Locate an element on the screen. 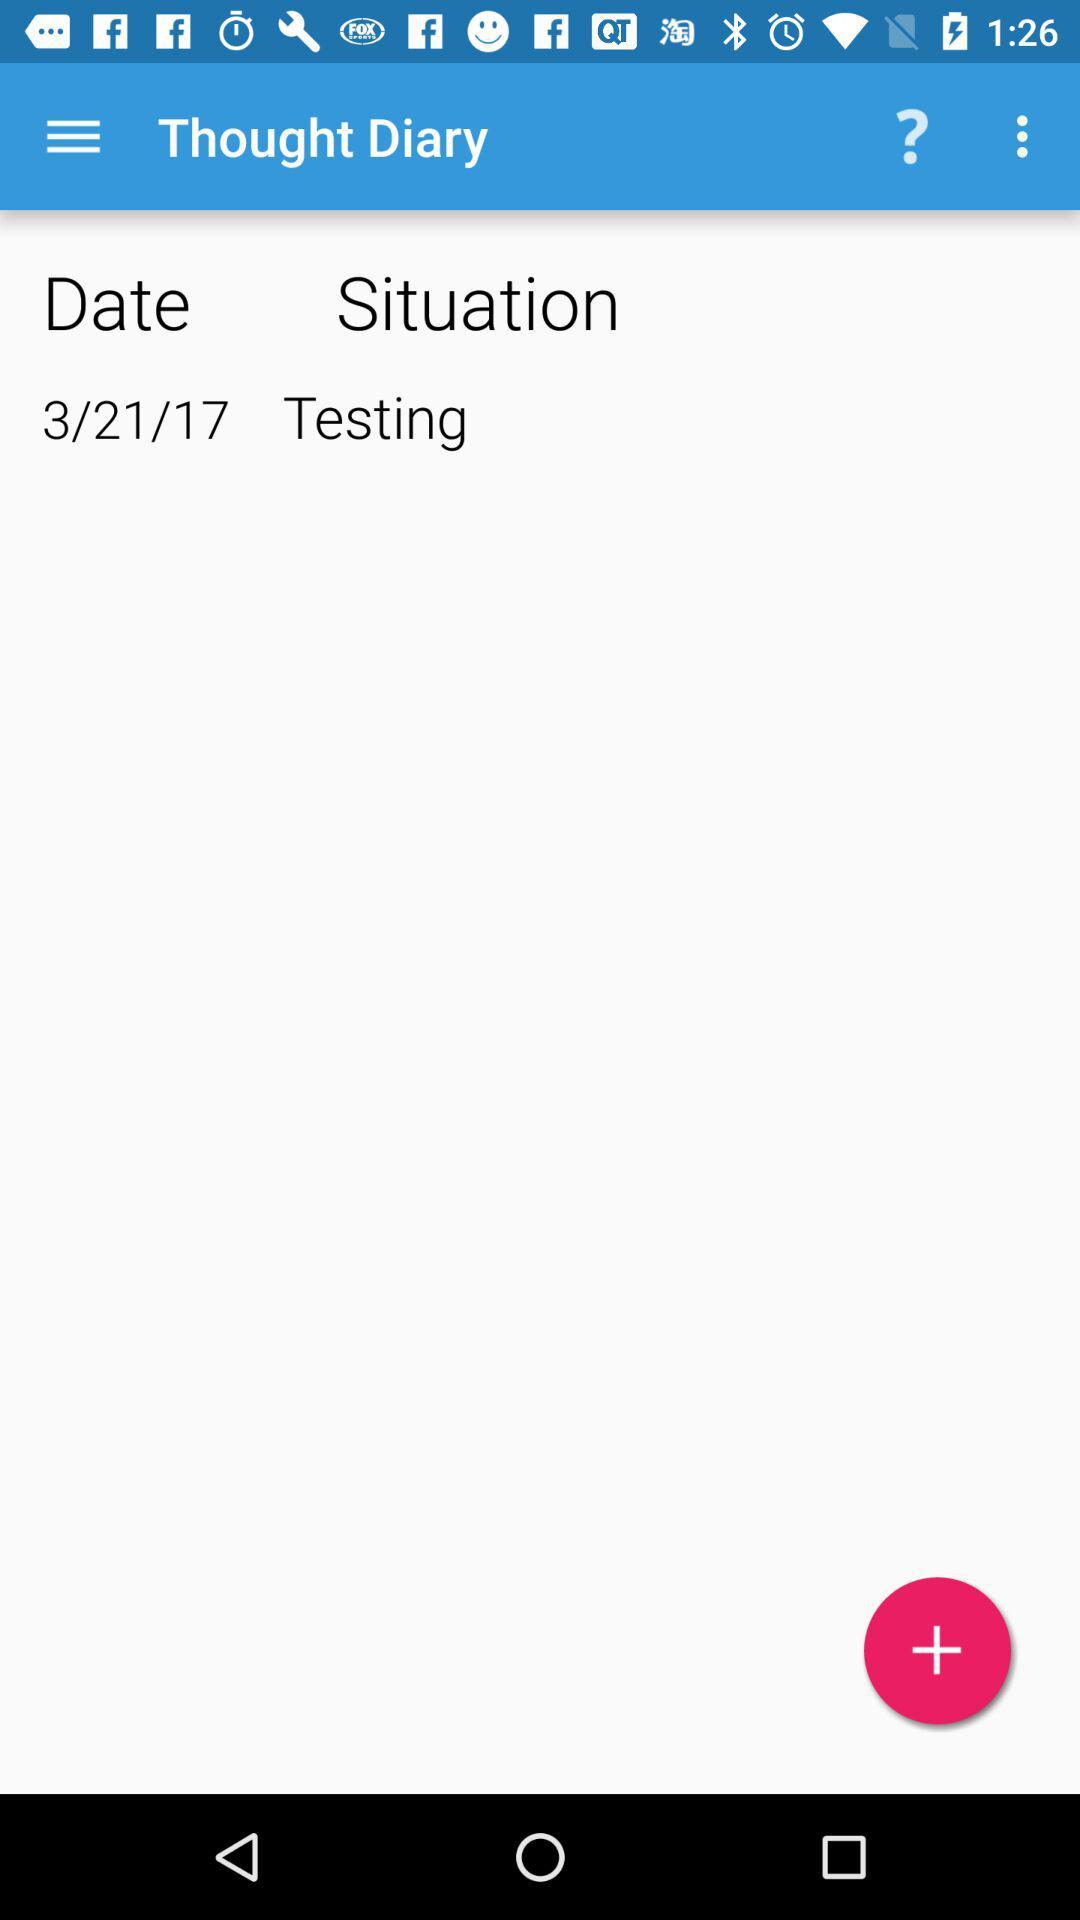 The height and width of the screenshot is (1920, 1080). the item to the left of testing item is located at coordinates (135, 417).